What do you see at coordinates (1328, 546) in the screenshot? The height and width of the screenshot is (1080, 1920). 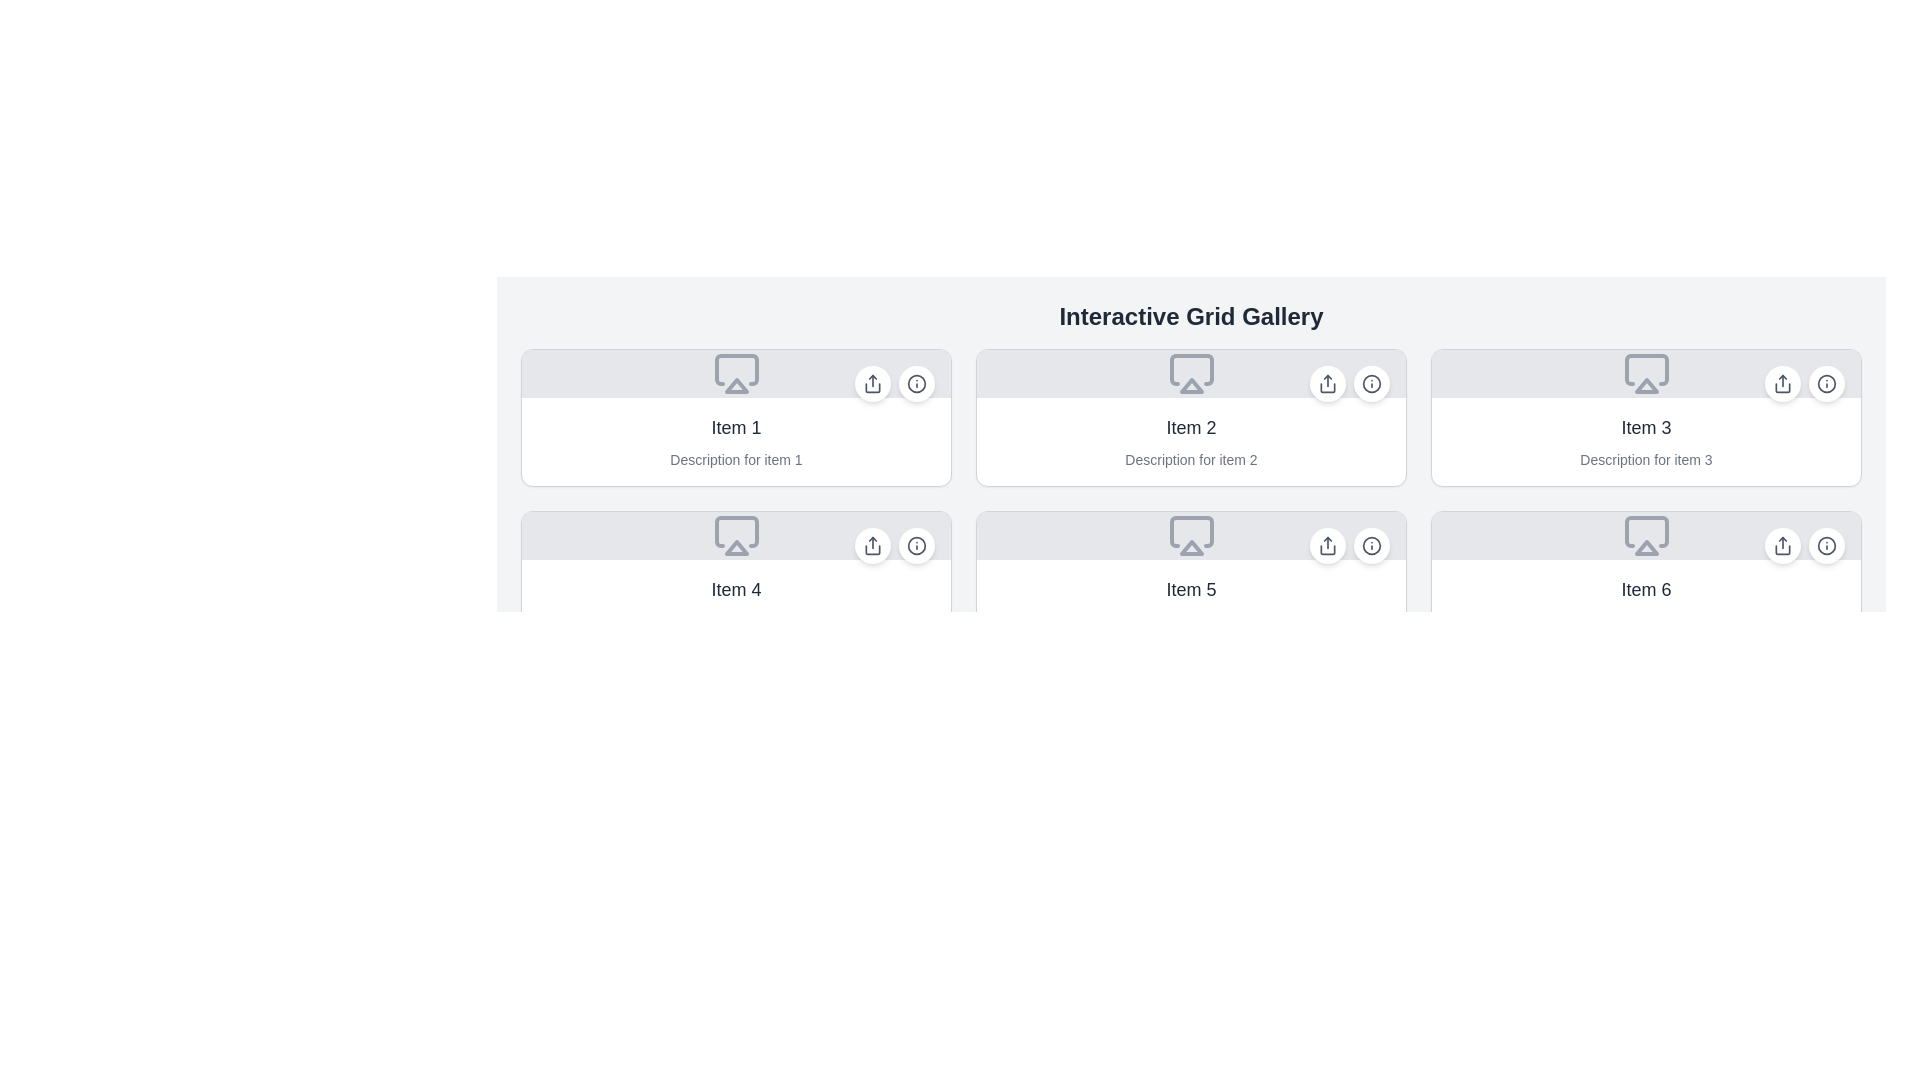 I see `the share icon button located at the bottom-right corner of 'Item 5' in the interactive grid gallery` at bounding box center [1328, 546].